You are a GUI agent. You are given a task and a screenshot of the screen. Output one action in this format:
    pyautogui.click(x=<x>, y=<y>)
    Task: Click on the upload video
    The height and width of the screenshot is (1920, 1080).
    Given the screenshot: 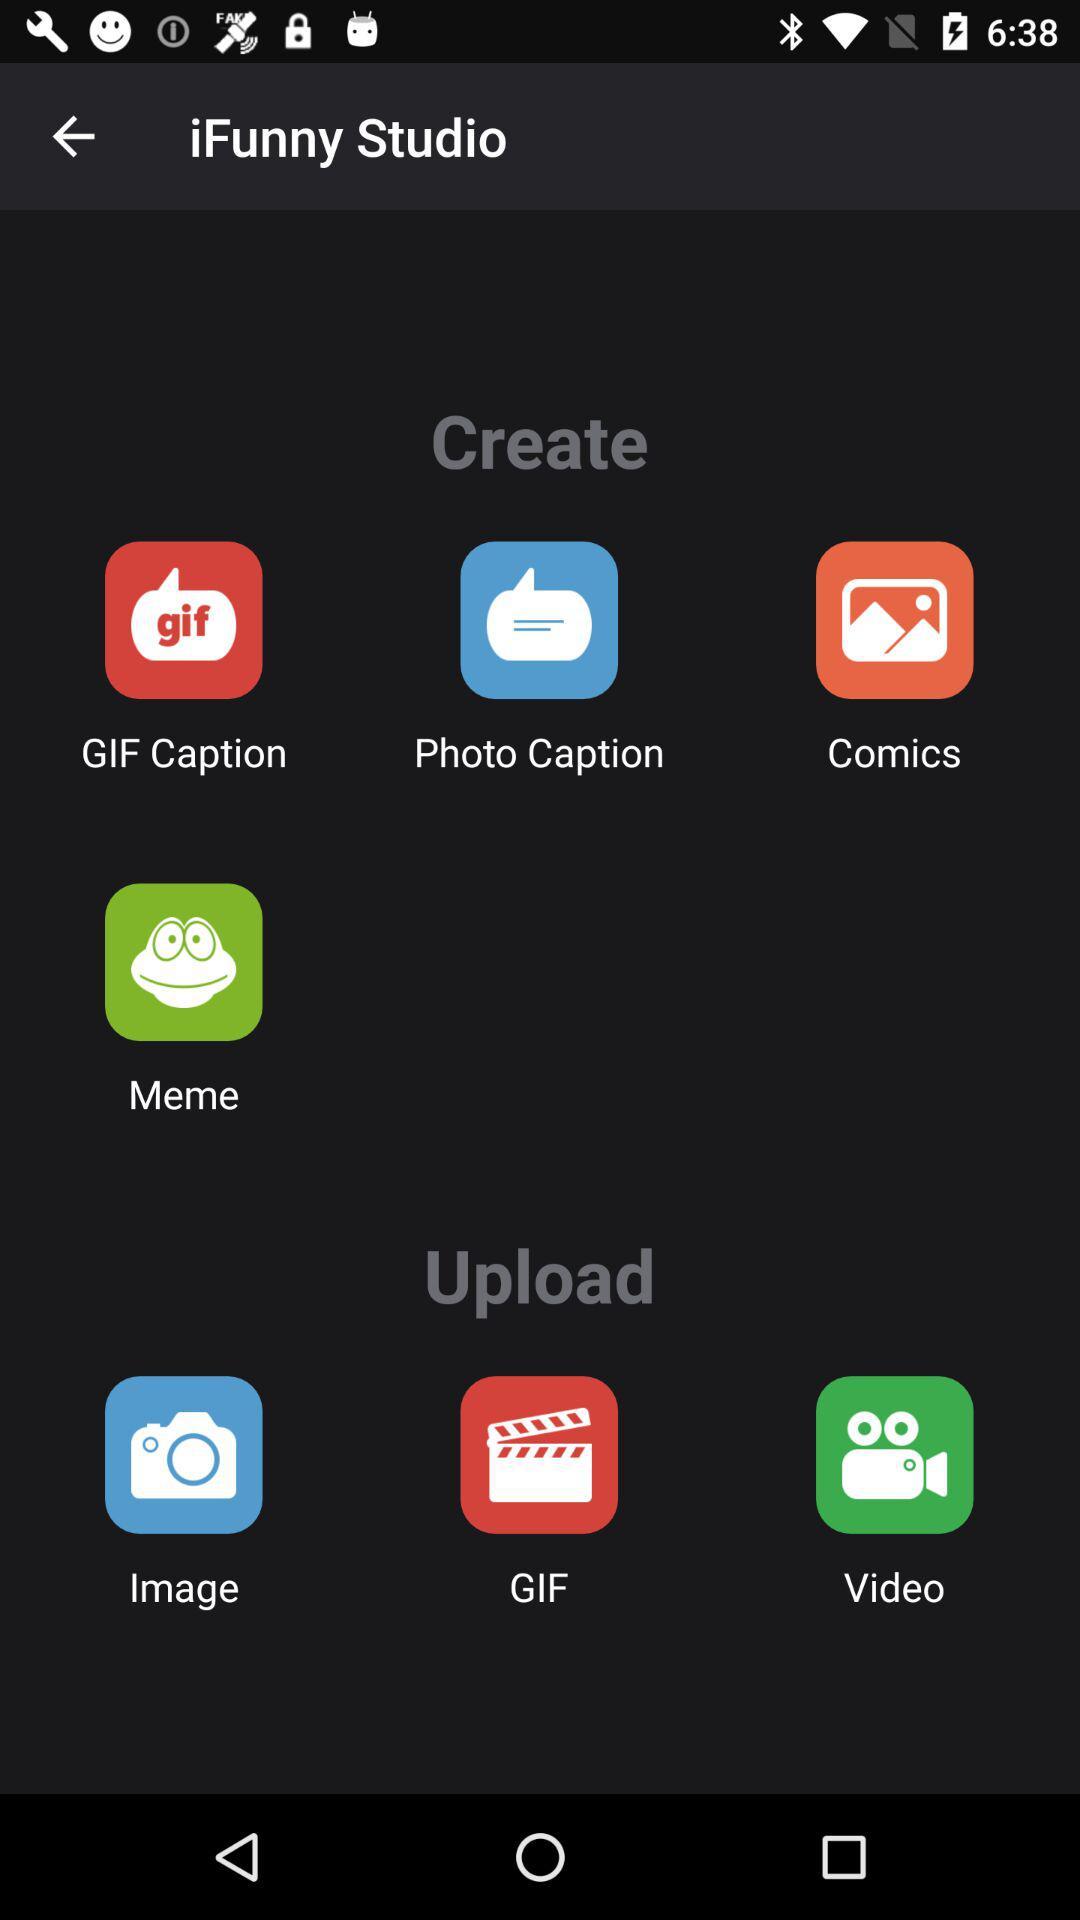 What is the action you would take?
    pyautogui.click(x=893, y=1454)
    